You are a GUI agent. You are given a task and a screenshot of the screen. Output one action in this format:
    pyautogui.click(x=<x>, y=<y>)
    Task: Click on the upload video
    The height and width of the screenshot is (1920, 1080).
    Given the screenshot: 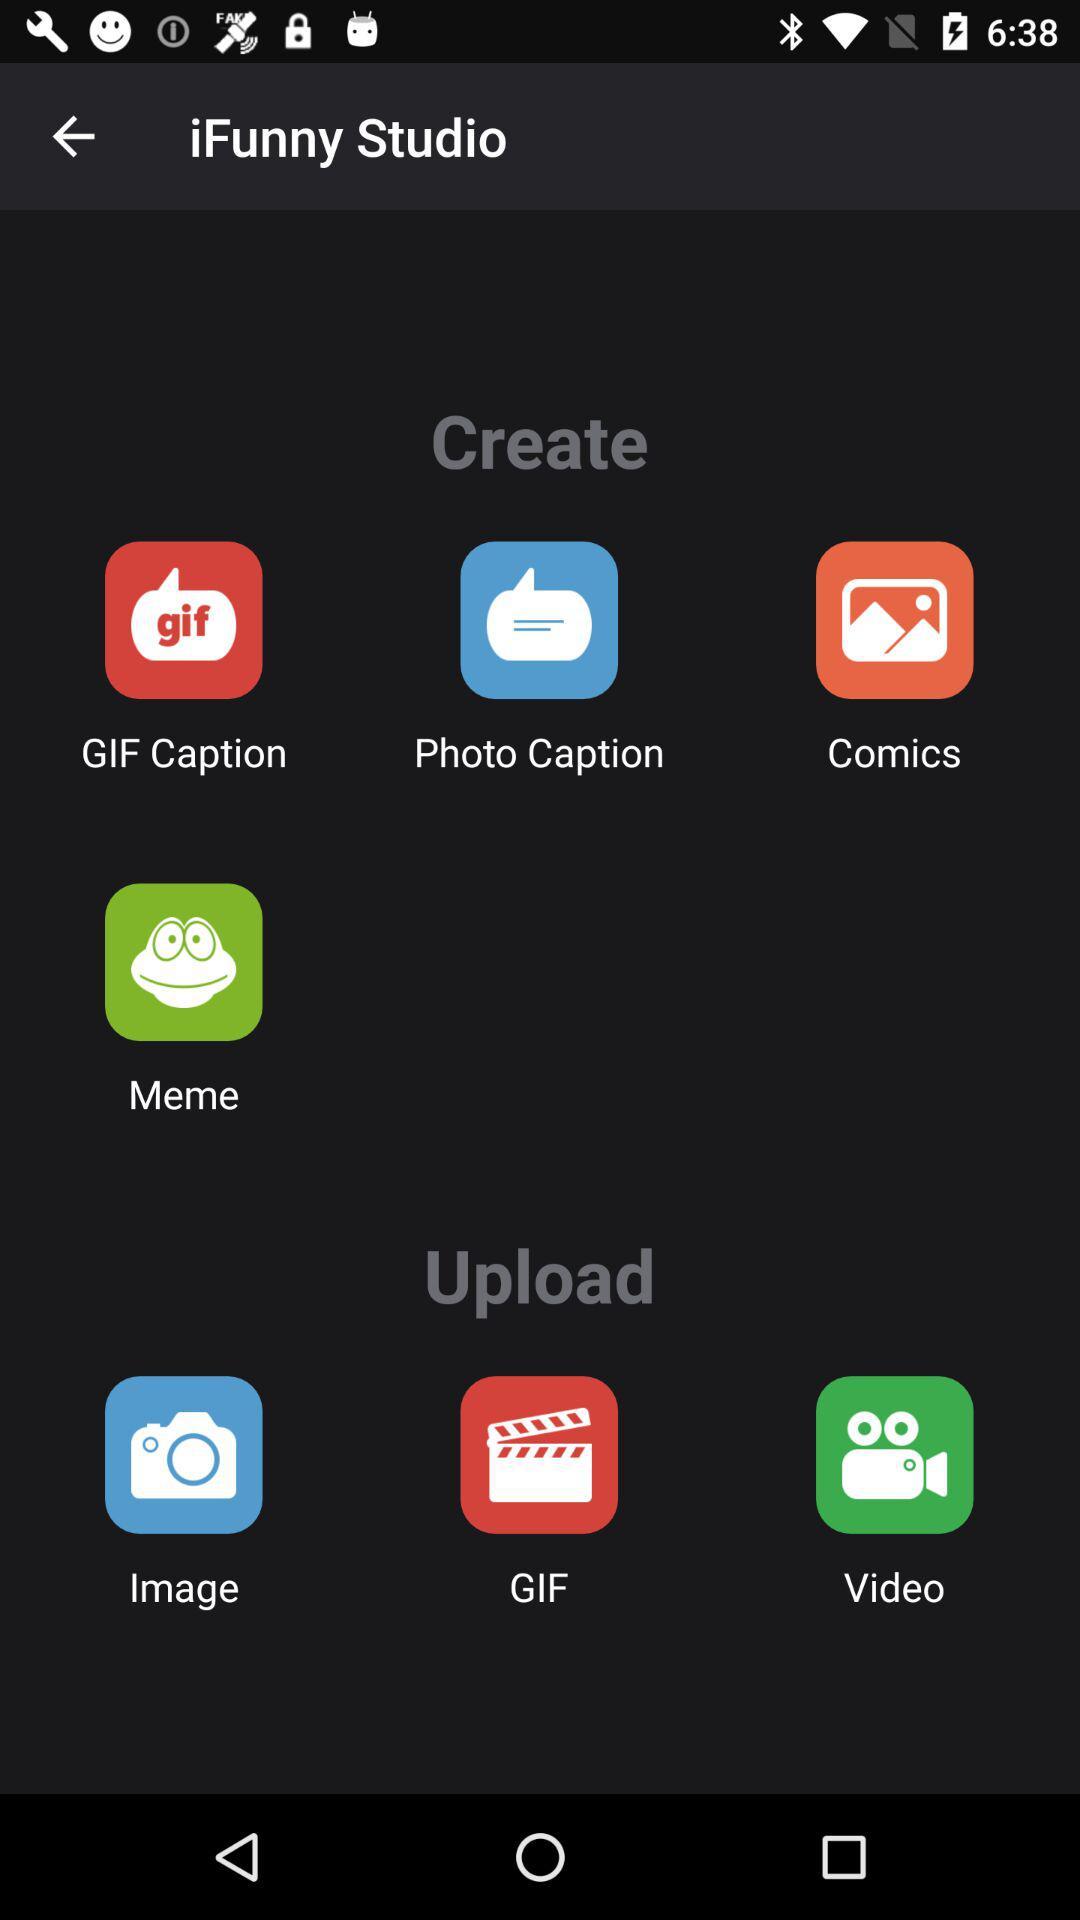 What is the action you would take?
    pyautogui.click(x=893, y=1454)
    